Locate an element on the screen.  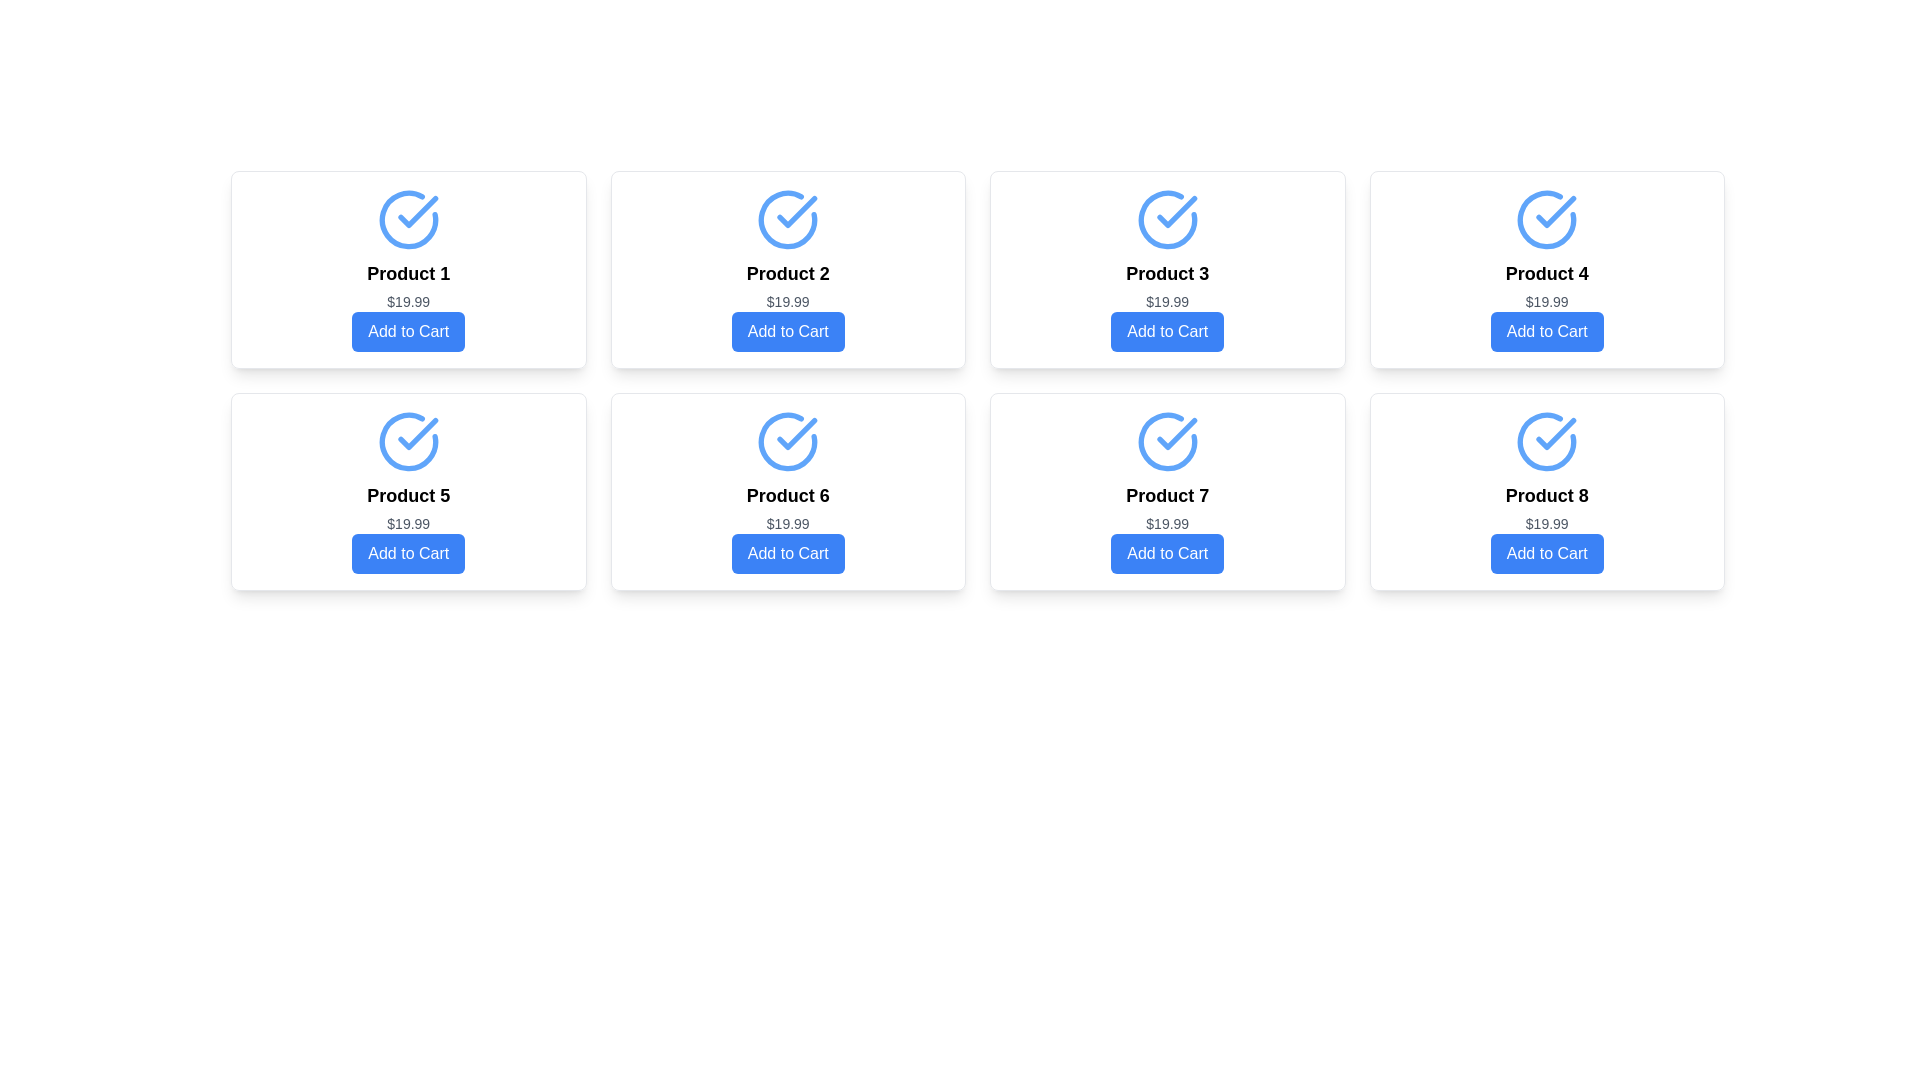
the Text Label that identifies the product within its card, located in the second column of the grid, below the circular checkmark icon and above the price and 'Add to Cart' button is located at coordinates (787, 273).